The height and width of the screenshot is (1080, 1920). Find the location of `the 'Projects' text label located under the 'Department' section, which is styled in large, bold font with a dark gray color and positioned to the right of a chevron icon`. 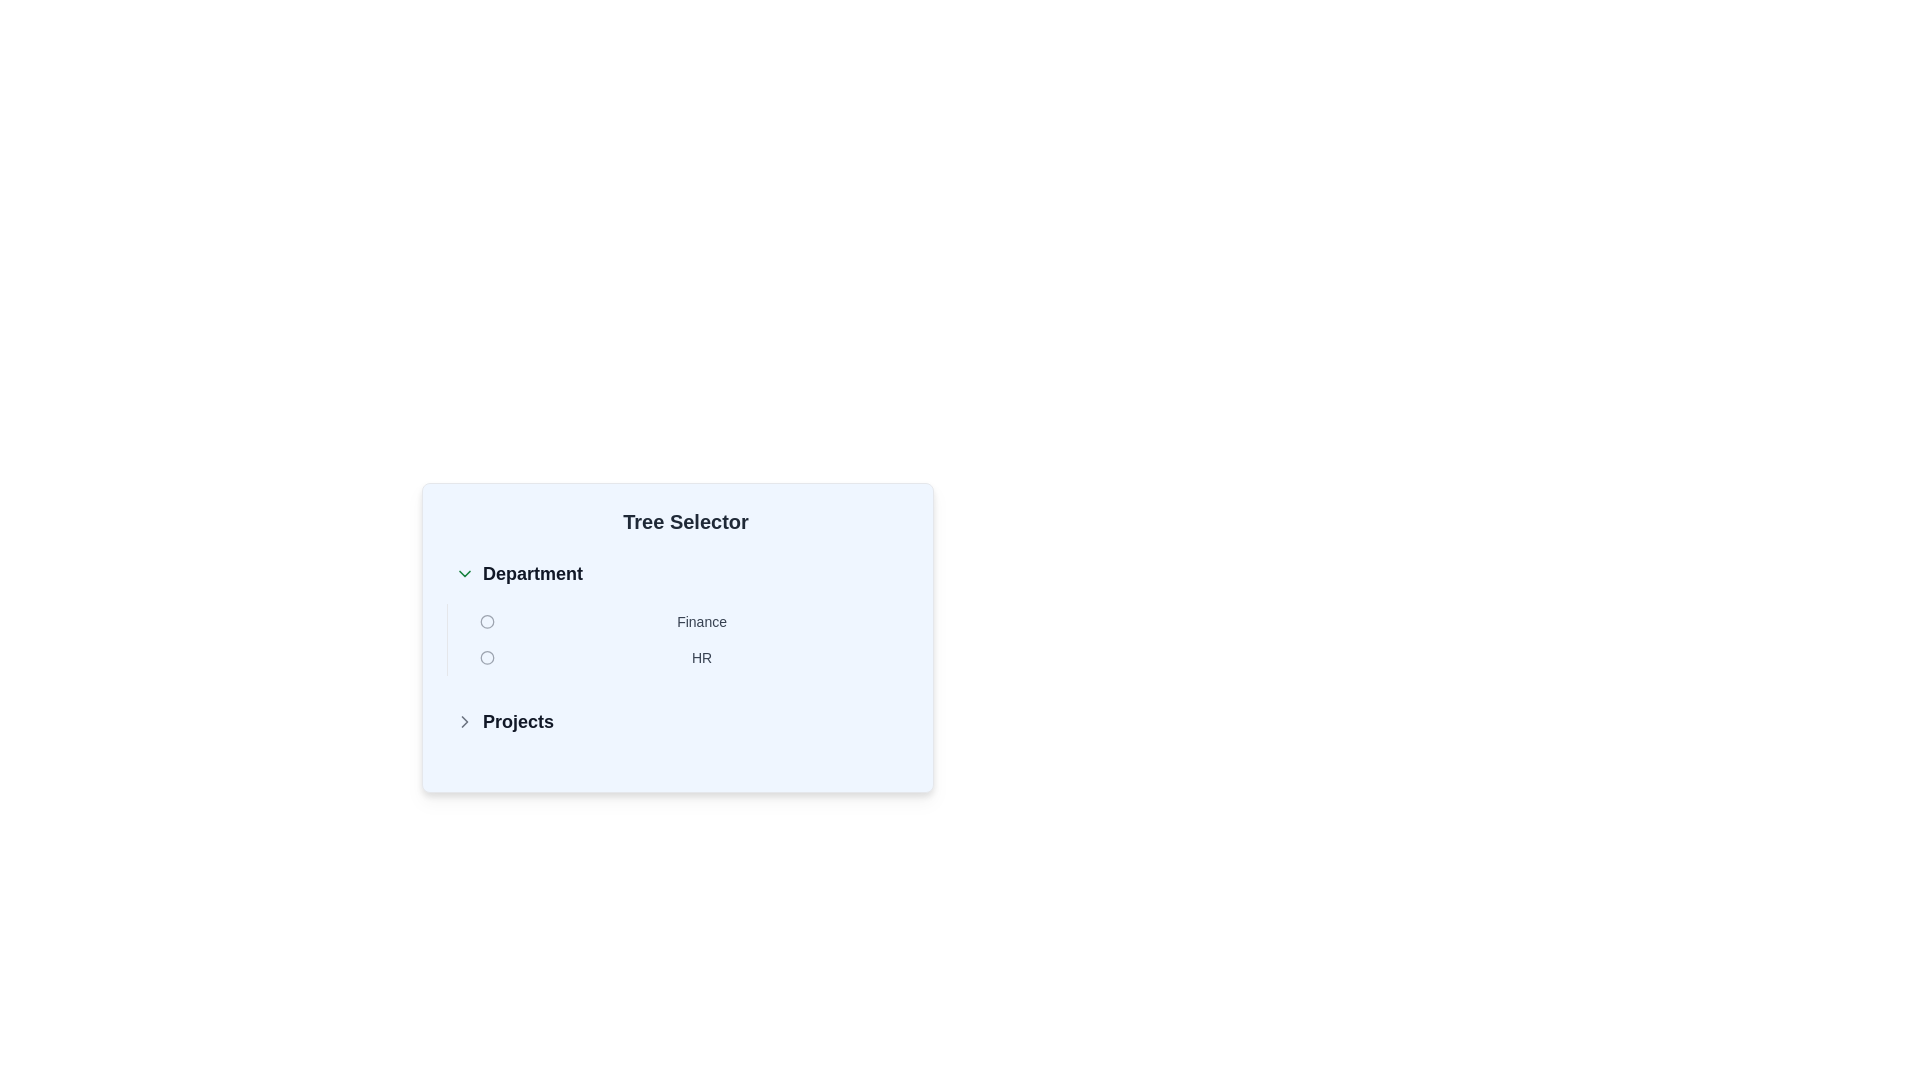

the 'Projects' text label located under the 'Department' section, which is styled in large, bold font with a dark gray color and positioned to the right of a chevron icon is located at coordinates (518, 721).